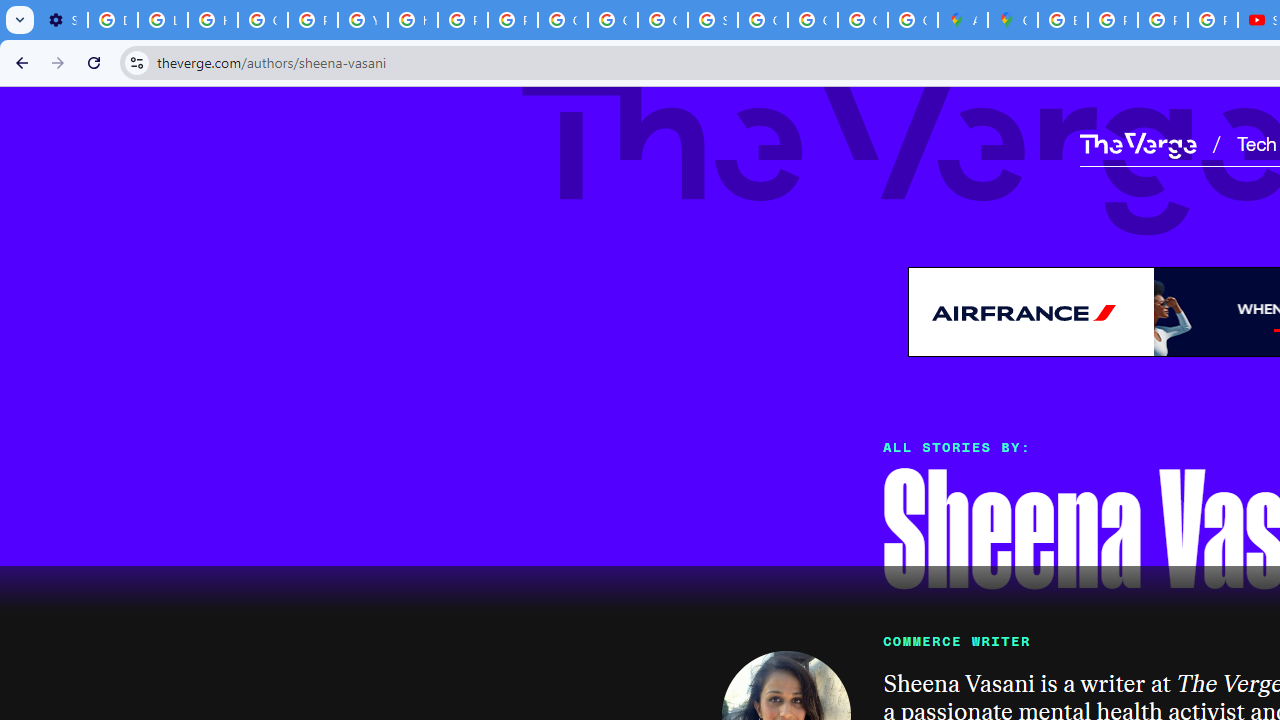 The width and height of the screenshot is (1280, 720). Describe the element at coordinates (1255, 141) in the screenshot. I see `'Tech'` at that location.